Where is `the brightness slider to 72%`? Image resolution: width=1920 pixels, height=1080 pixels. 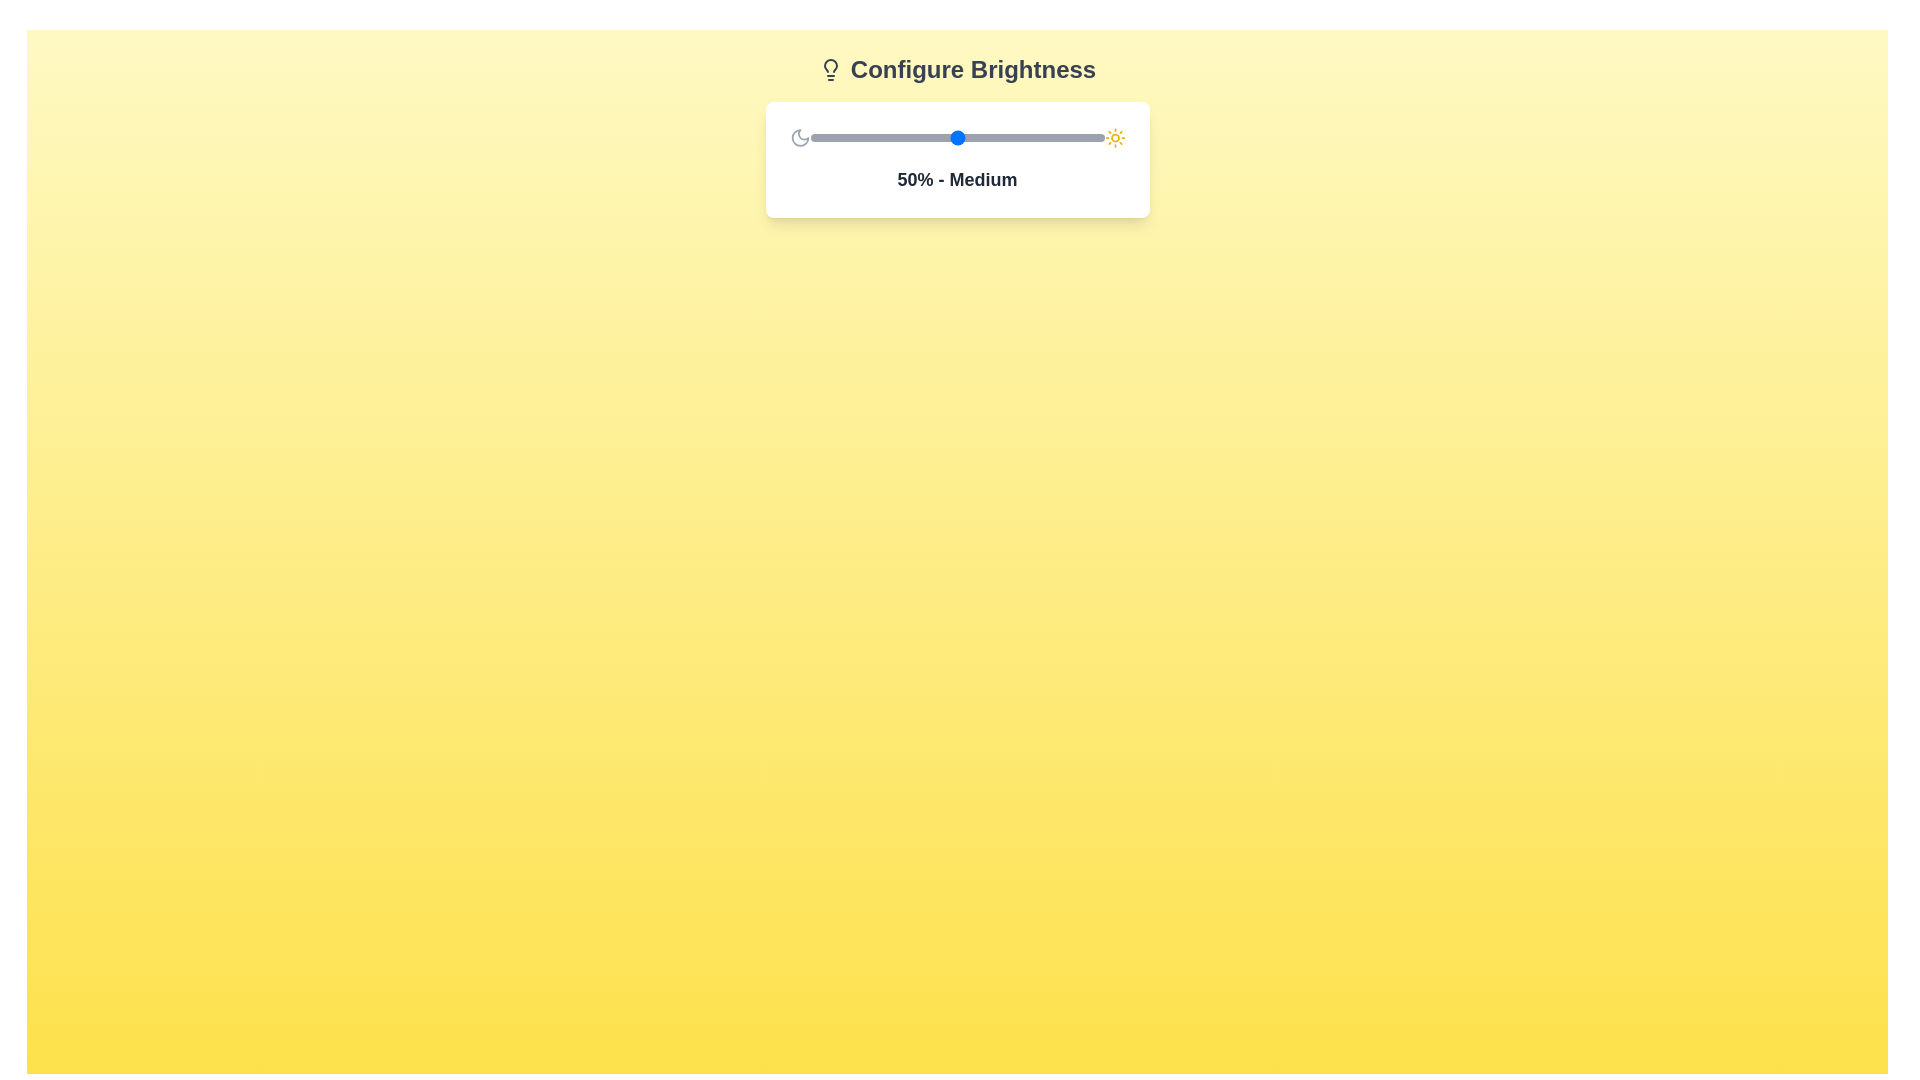 the brightness slider to 72% is located at coordinates (1022, 137).